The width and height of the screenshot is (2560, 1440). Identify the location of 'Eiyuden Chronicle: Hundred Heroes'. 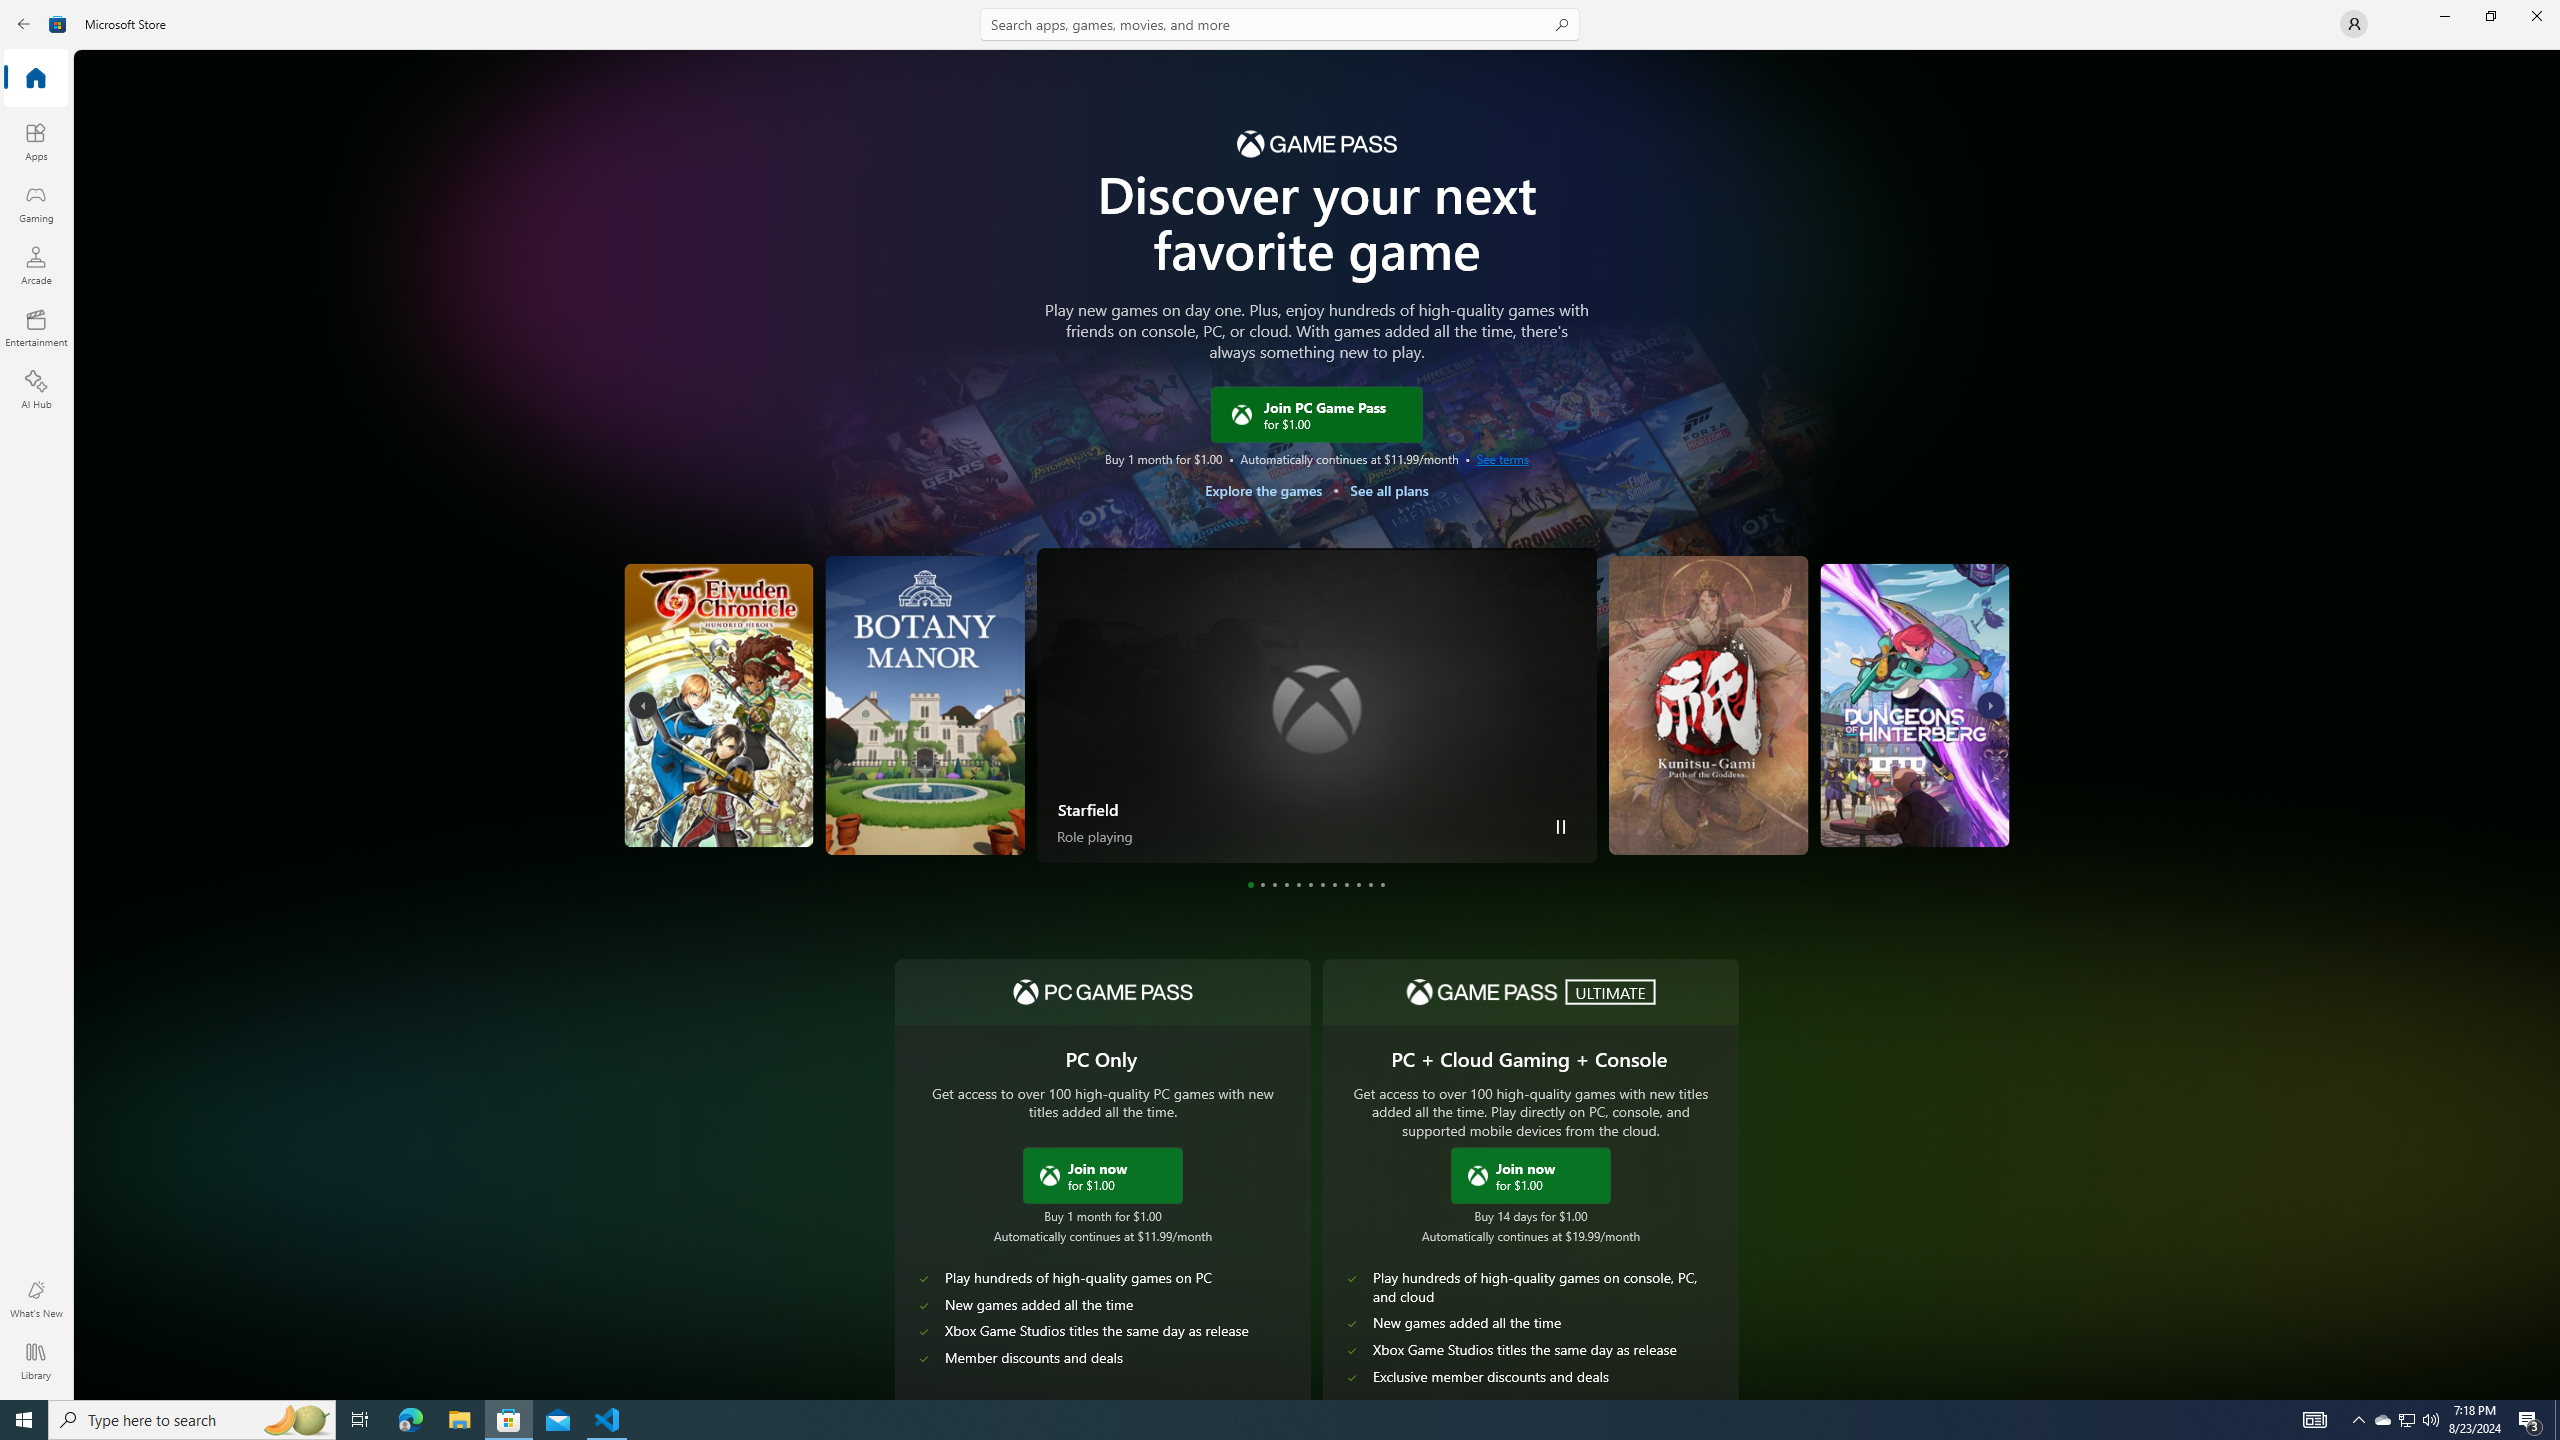
(796, 704).